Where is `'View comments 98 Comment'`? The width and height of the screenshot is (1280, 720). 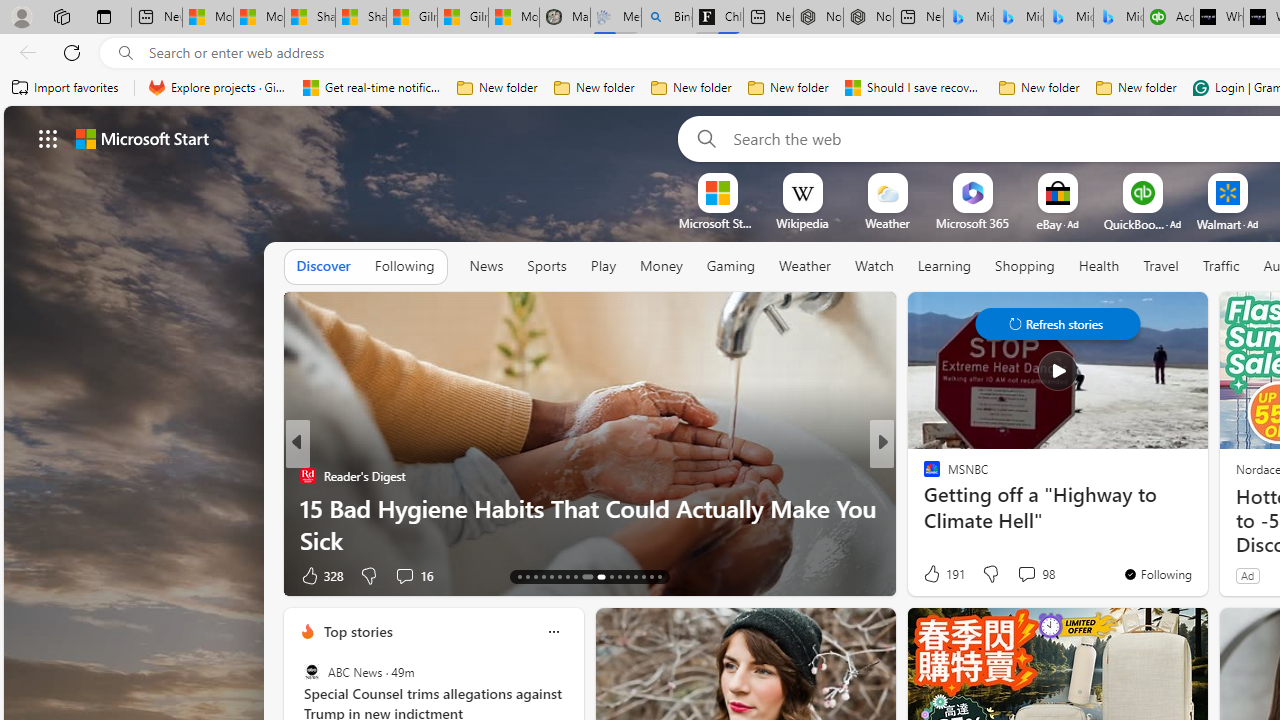
'View comments 98 Comment' is located at coordinates (1035, 574).